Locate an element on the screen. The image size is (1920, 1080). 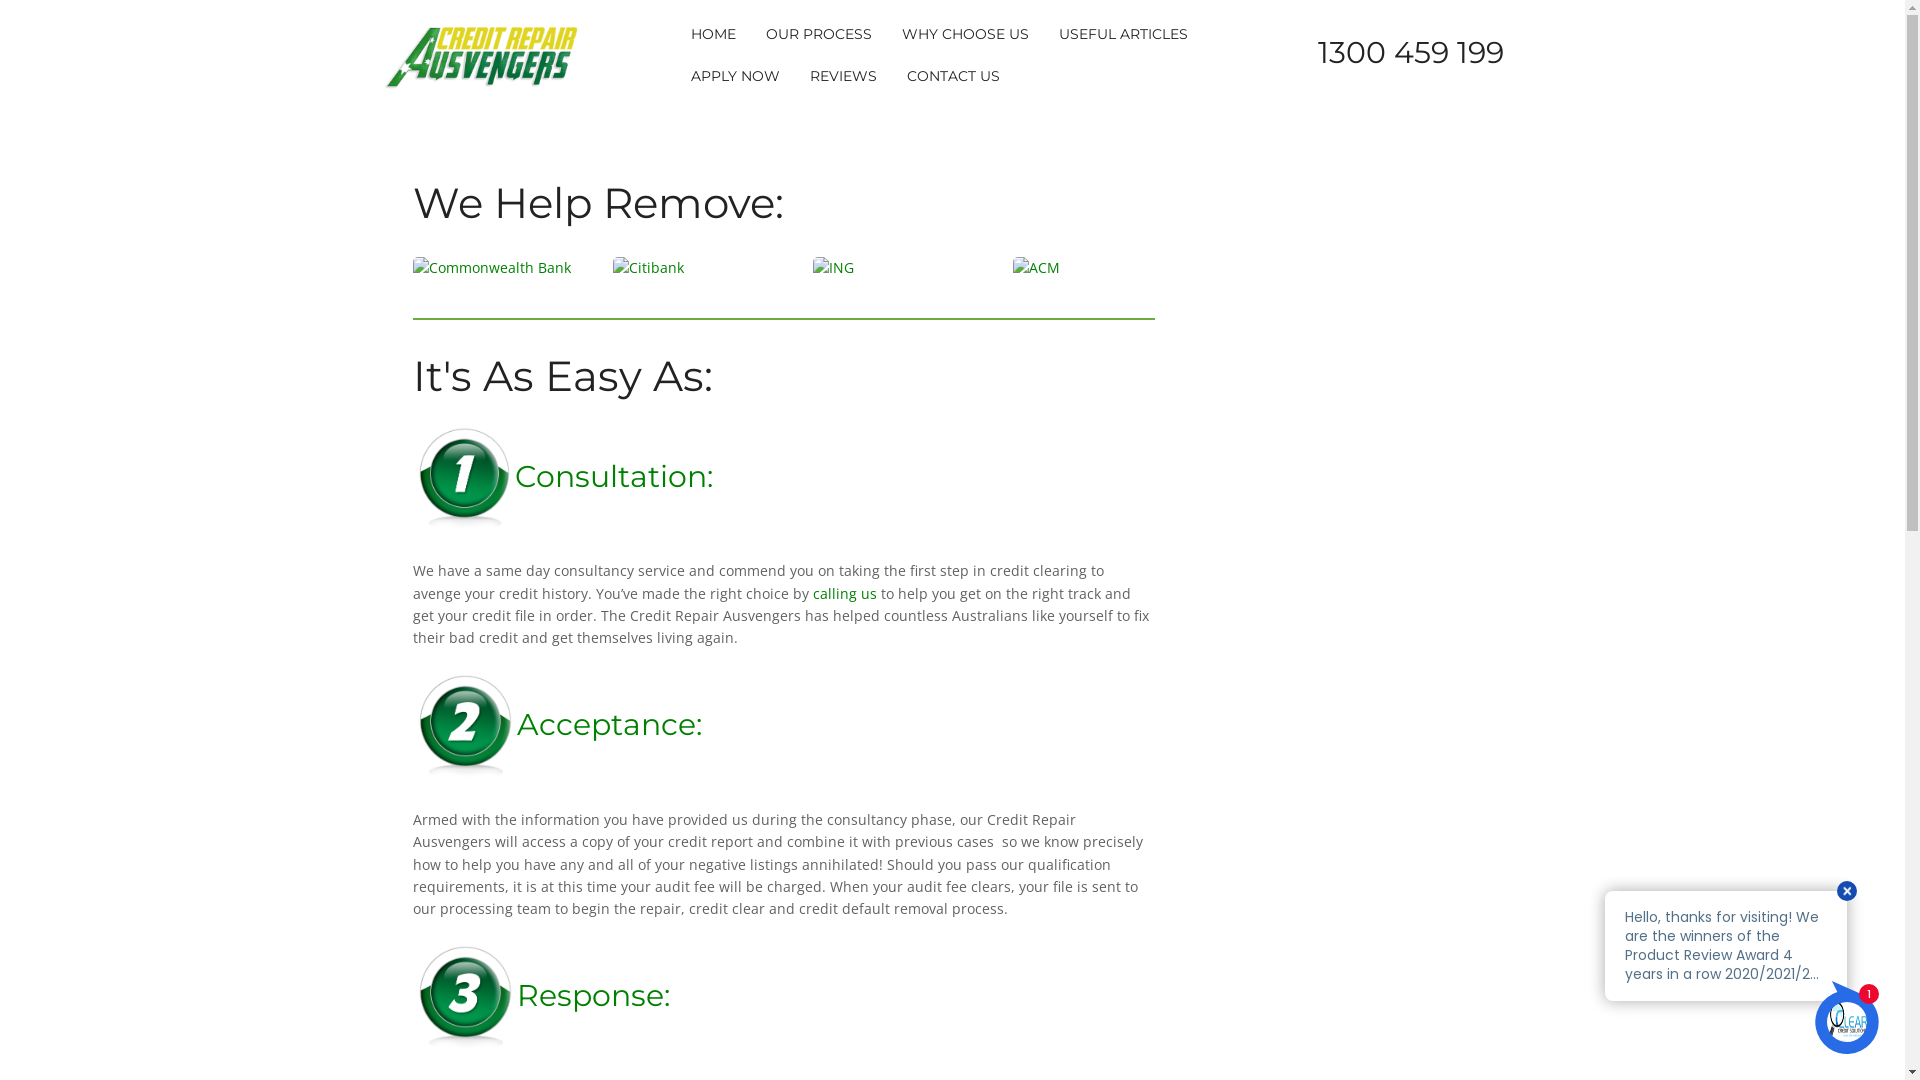
'USEFUL ARTICLES' is located at coordinates (1123, 34).